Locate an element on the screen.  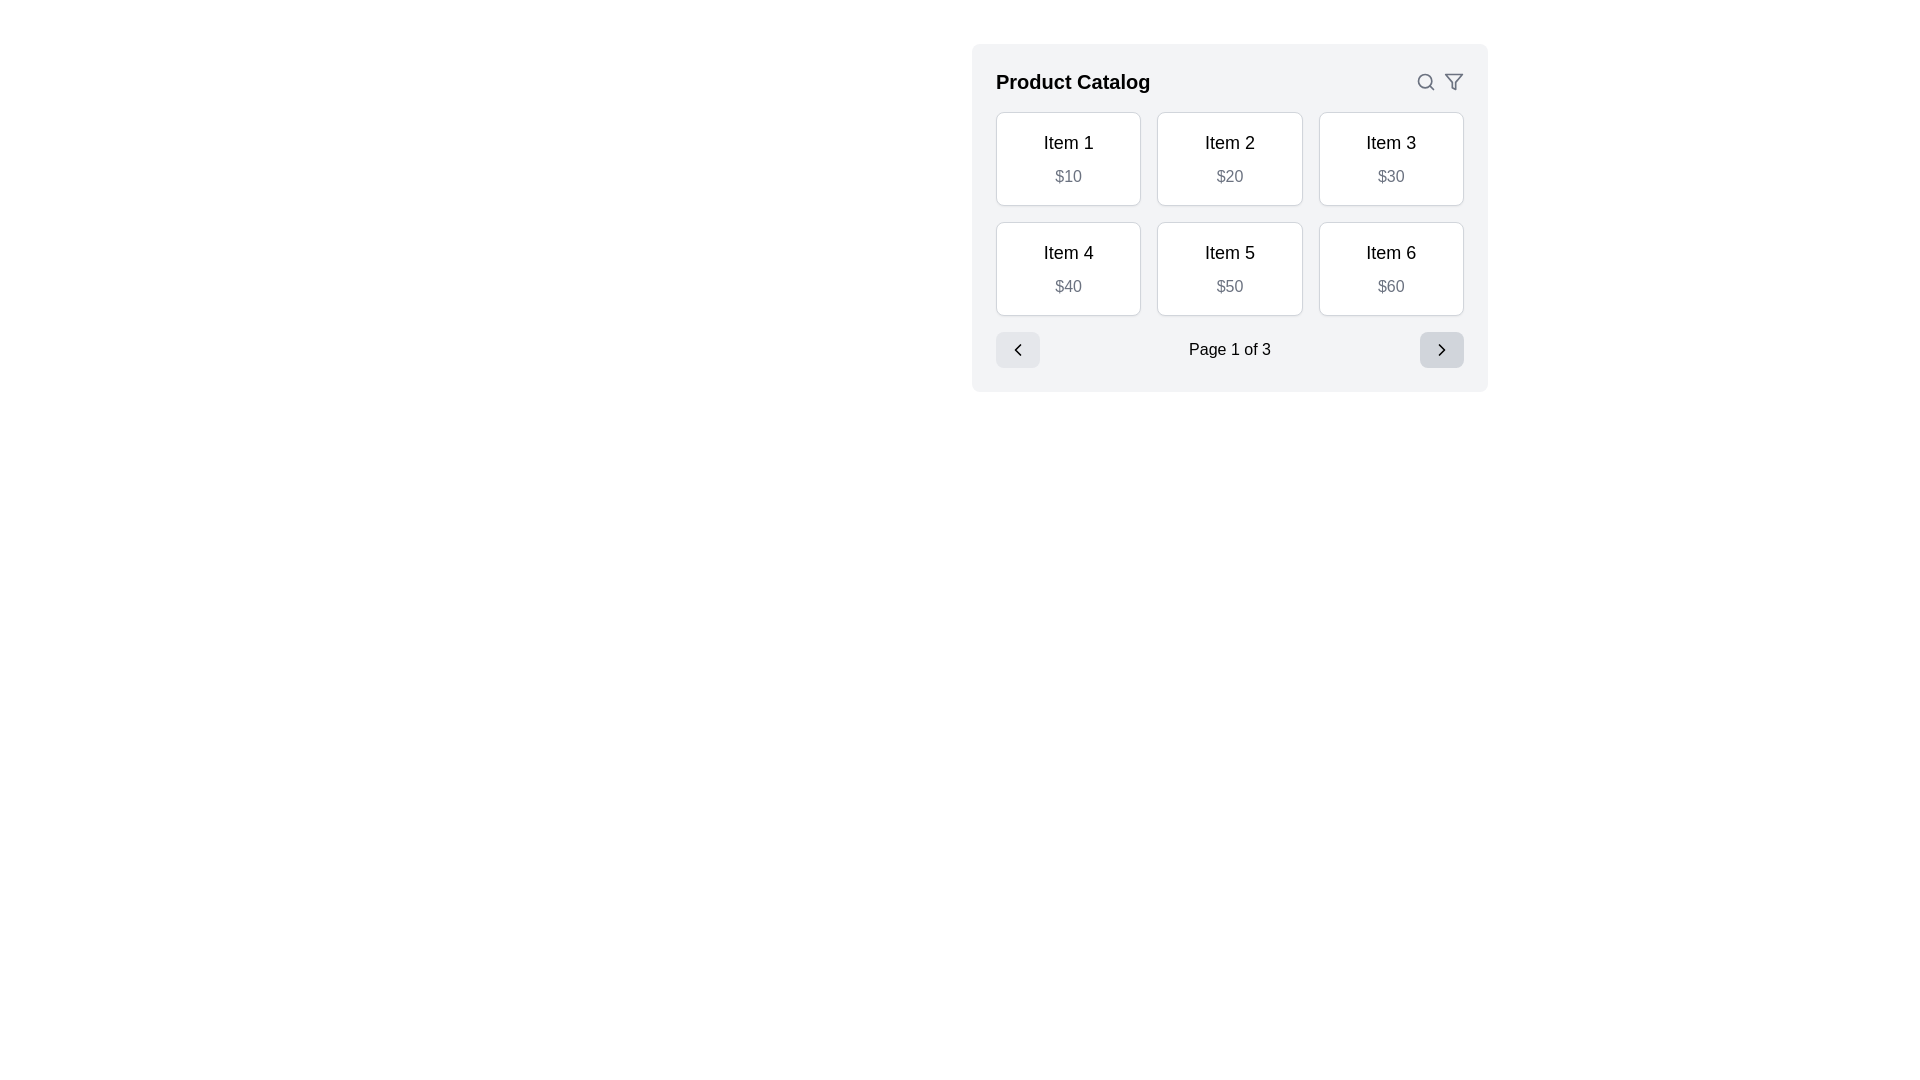
the product card displaying 'Item 6' priced at '$60' in the 'Product Catalog' section is located at coordinates (1390, 268).